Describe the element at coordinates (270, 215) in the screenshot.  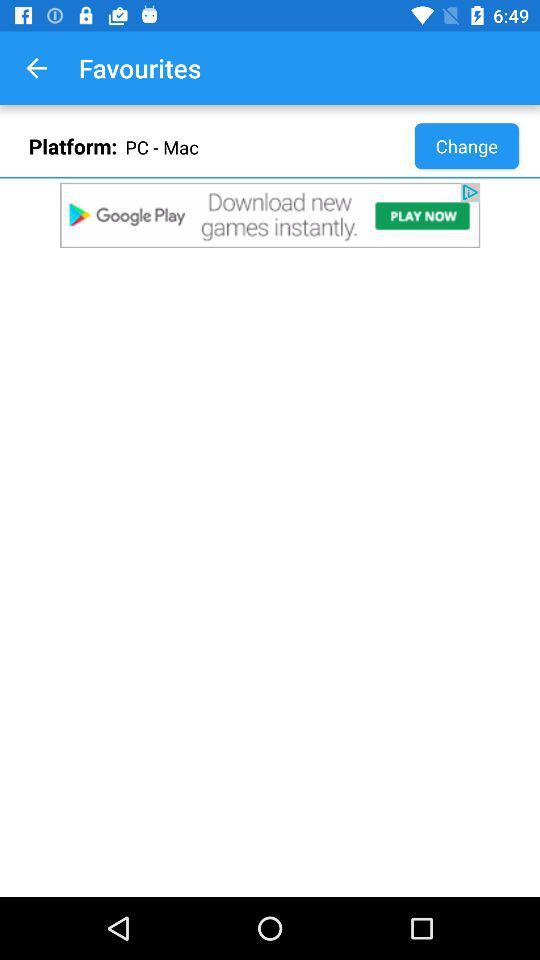
I see `advertisement` at that location.